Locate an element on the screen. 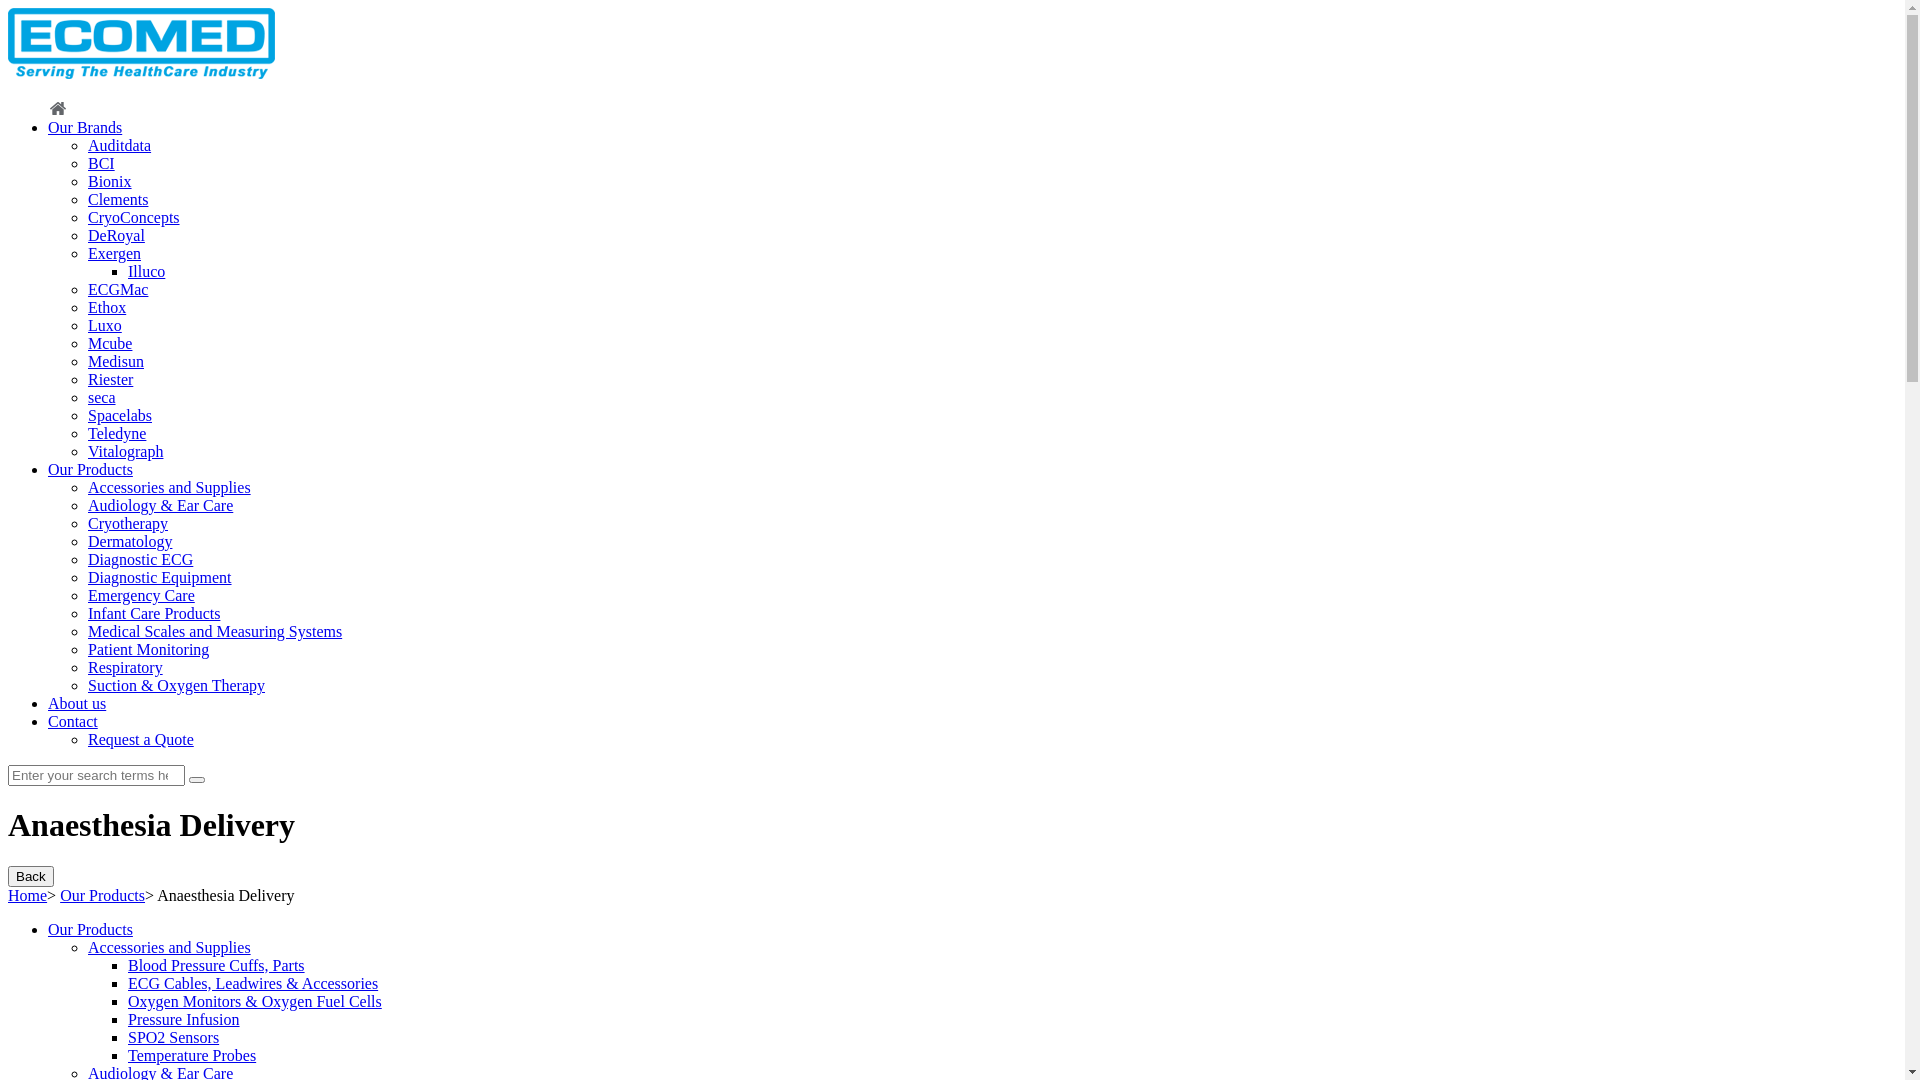  'Blood Pressure Cuffs, Parts' is located at coordinates (216, 964).